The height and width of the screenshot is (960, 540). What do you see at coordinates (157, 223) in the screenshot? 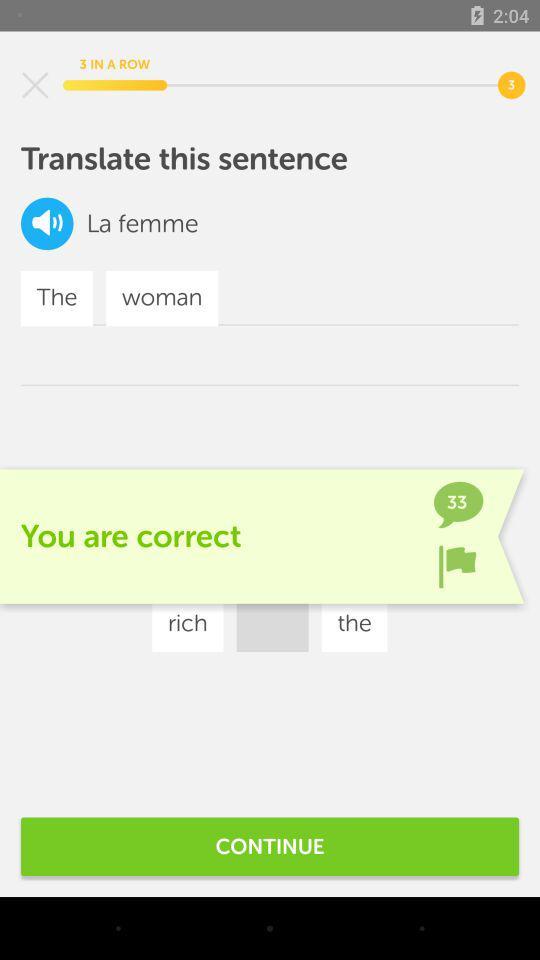
I see `femme icon` at bounding box center [157, 223].